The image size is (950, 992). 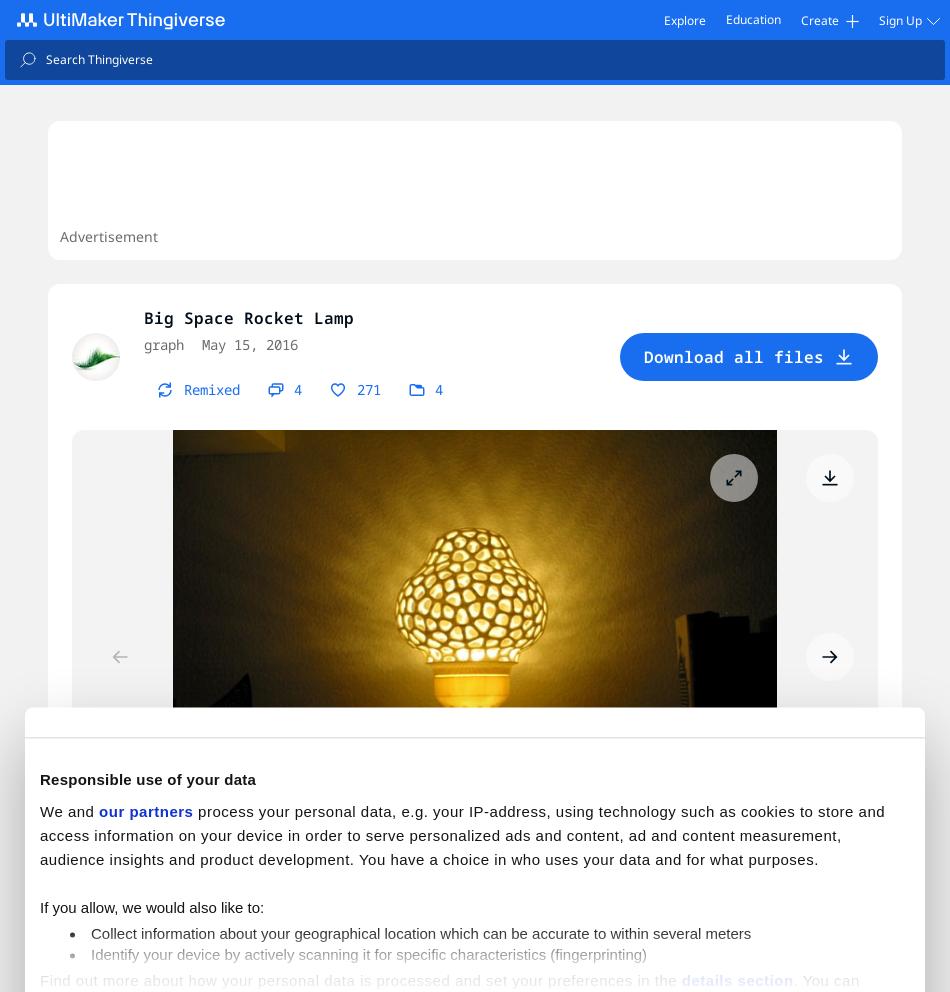 I want to click on 'Download all files', so click(x=732, y=356).